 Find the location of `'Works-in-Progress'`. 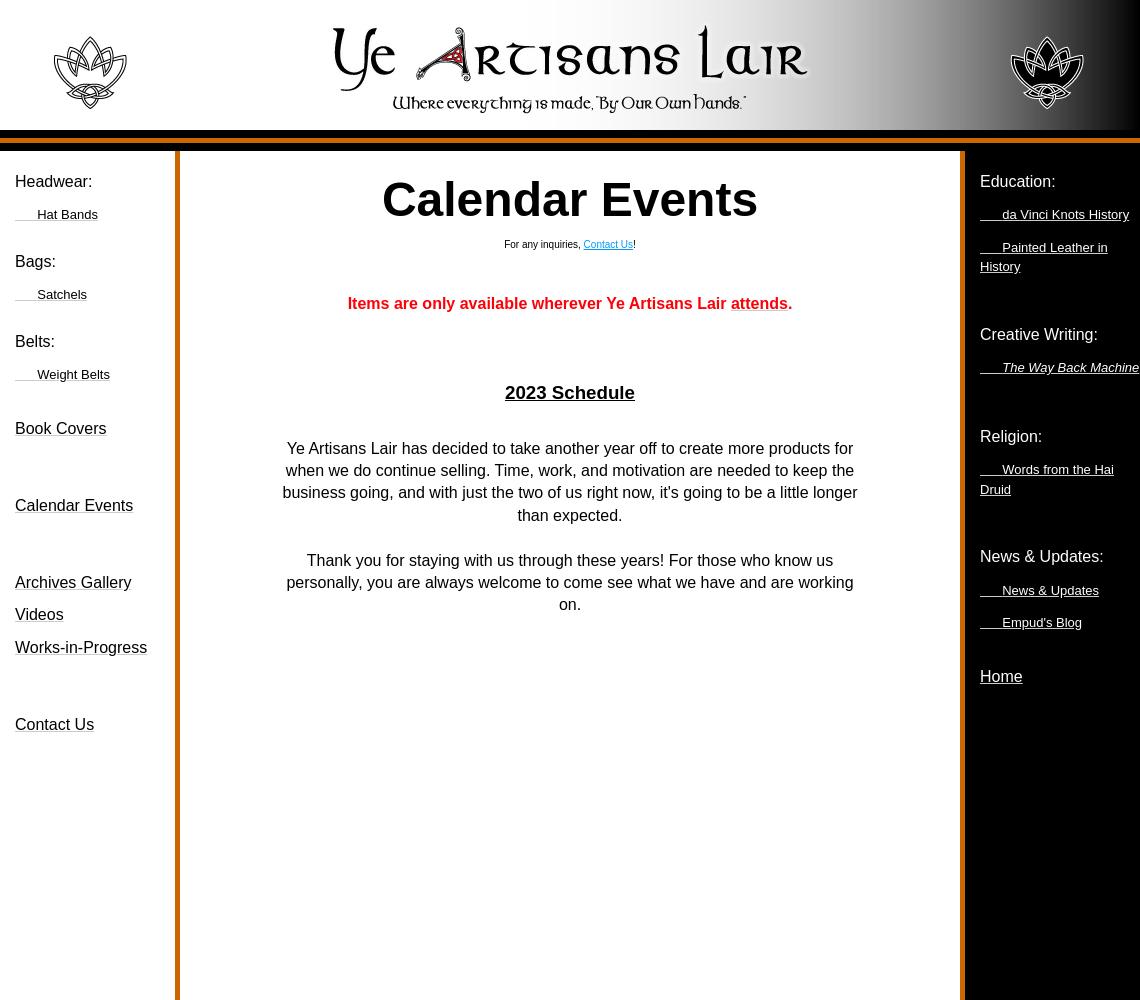

'Works-in-Progress' is located at coordinates (15, 646).